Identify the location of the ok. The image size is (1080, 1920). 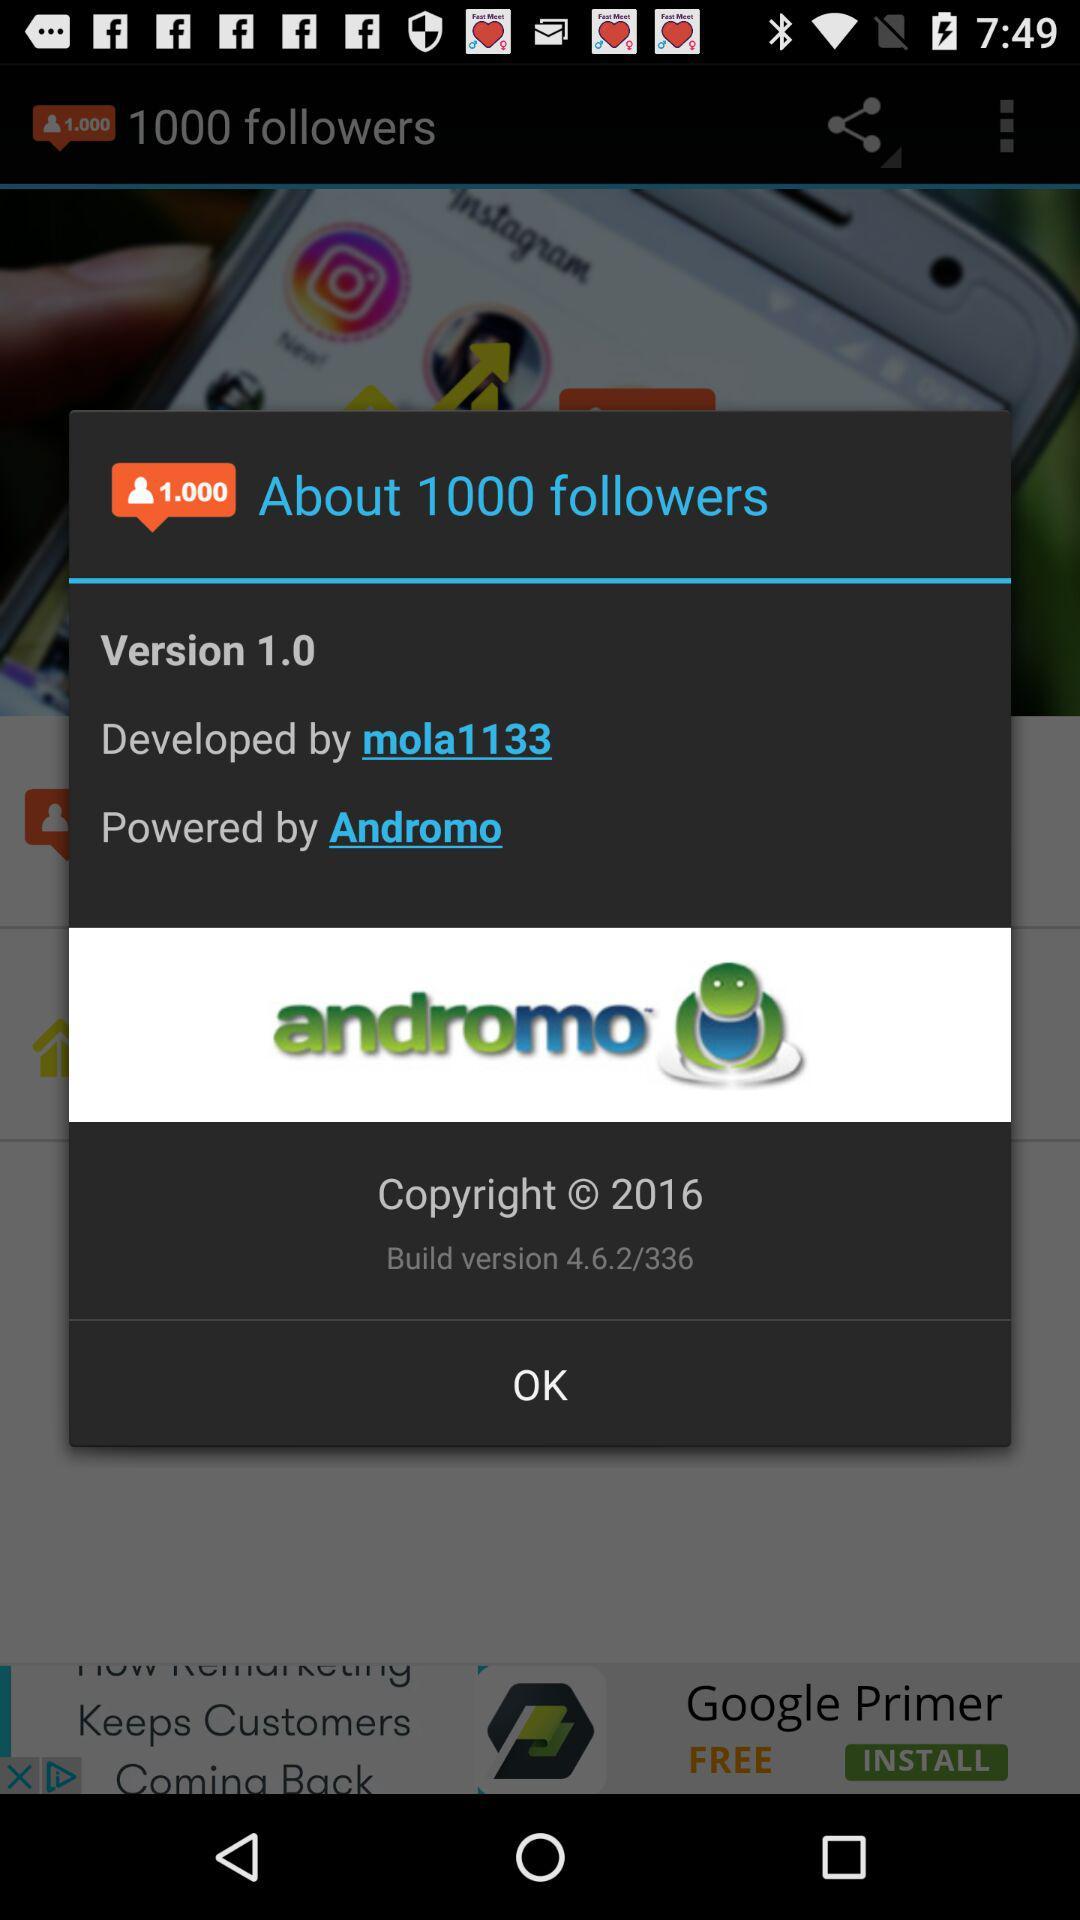
(540, 1382).